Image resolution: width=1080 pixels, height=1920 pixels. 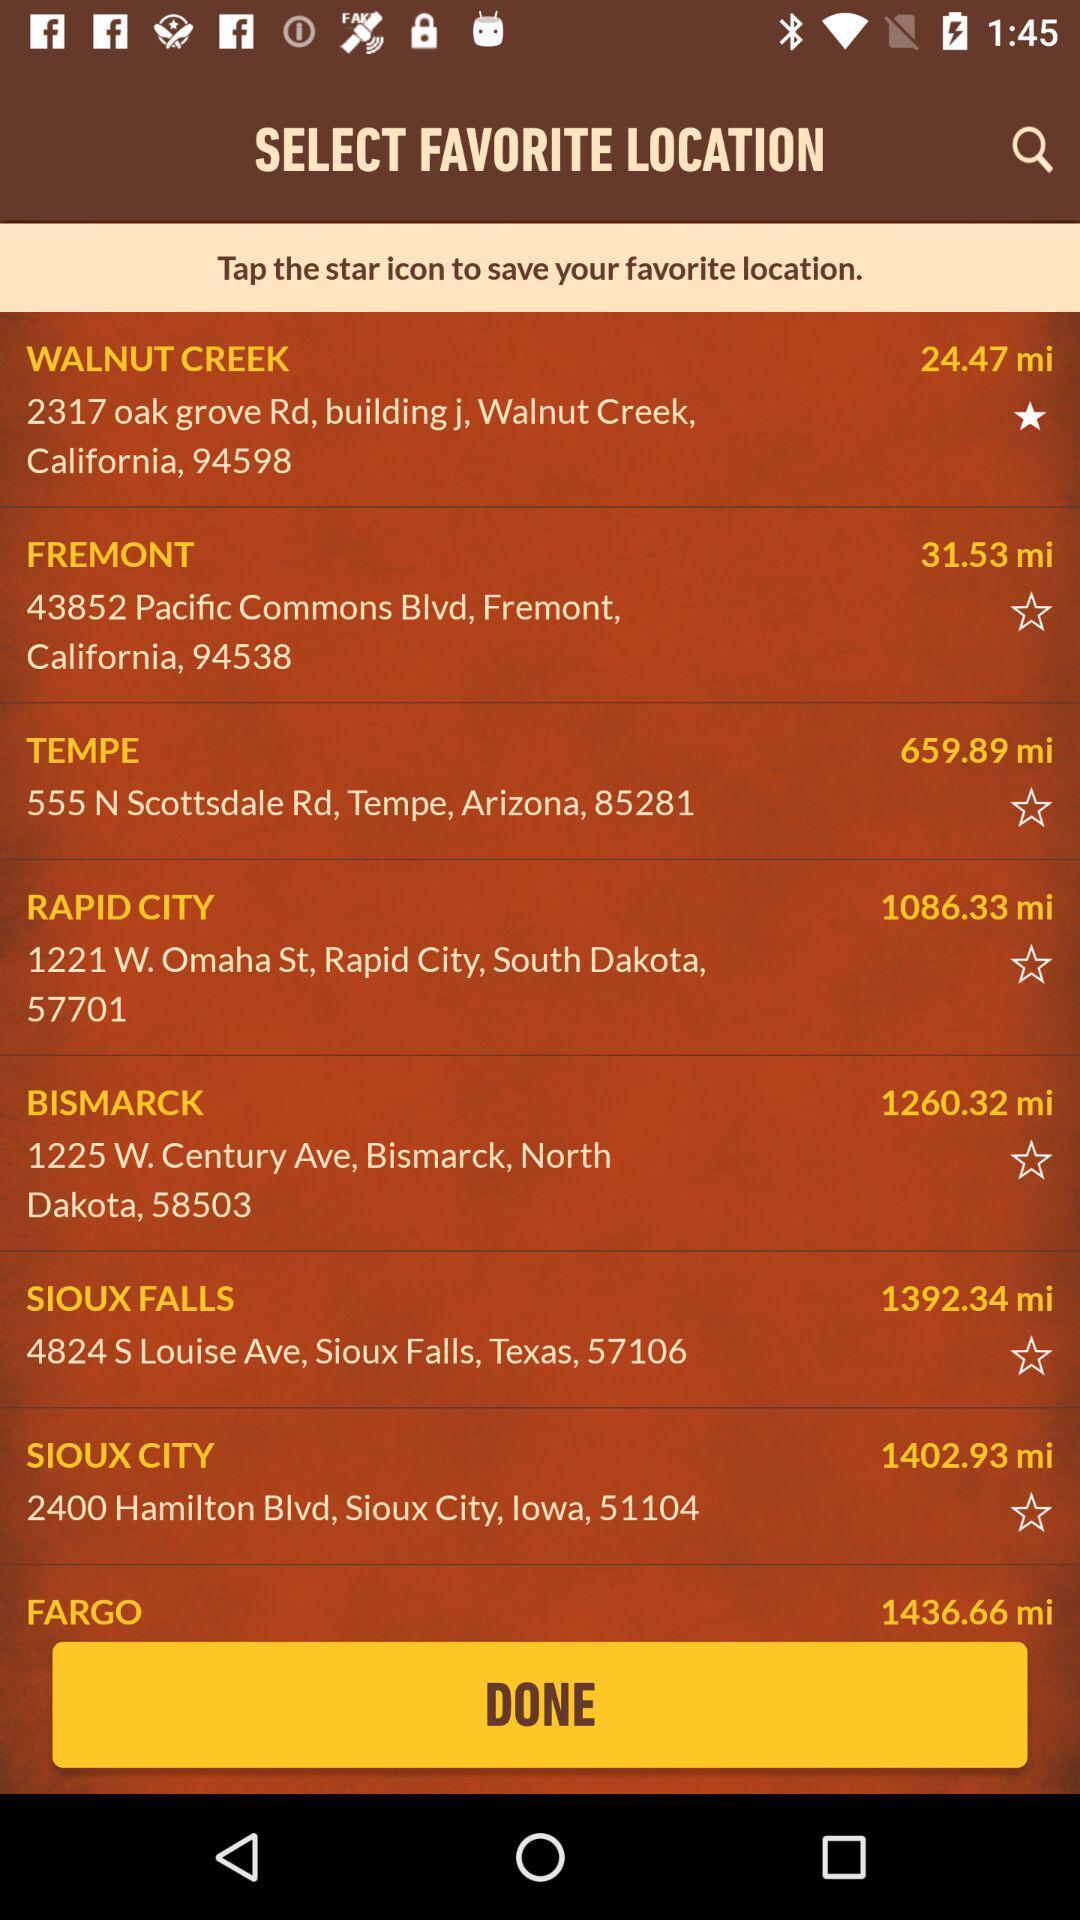 I want to click on search button, so click(x=1032, y=148).